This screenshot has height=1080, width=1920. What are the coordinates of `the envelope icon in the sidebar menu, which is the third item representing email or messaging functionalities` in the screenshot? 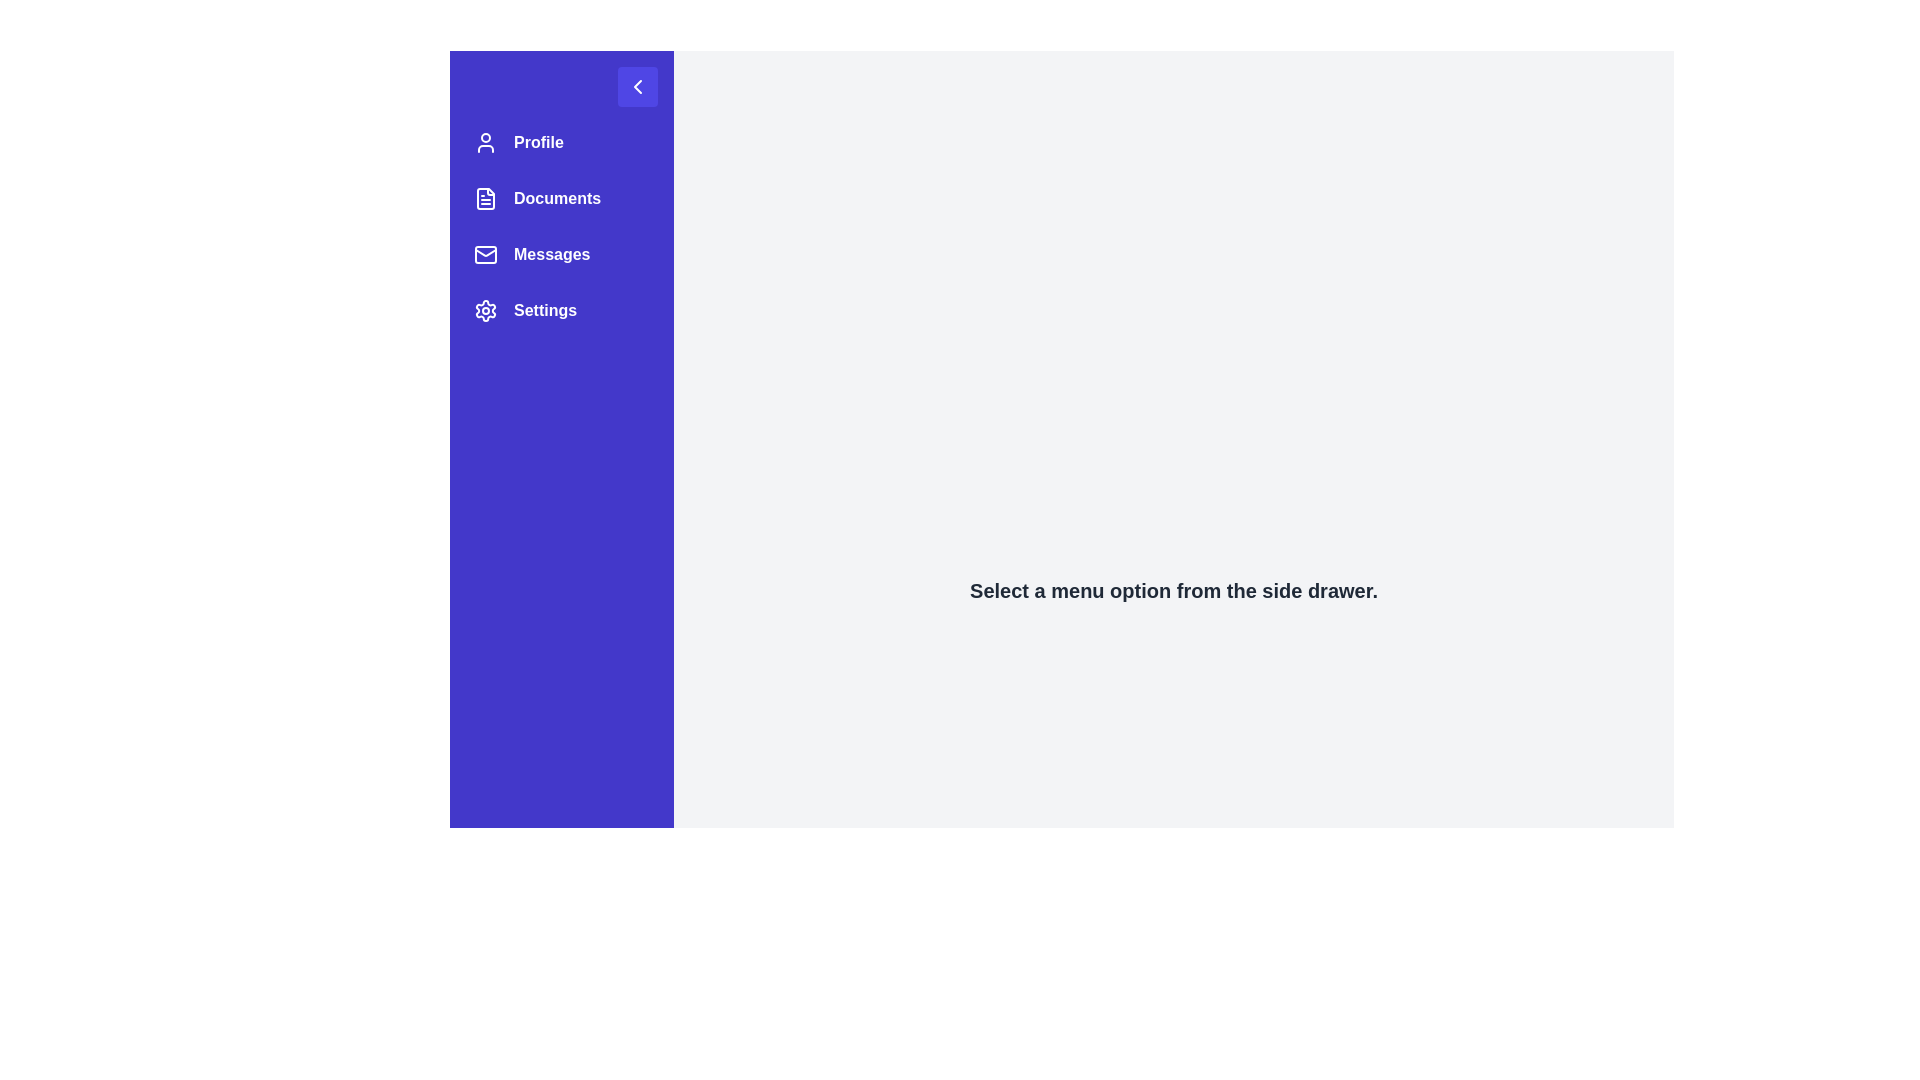 It's located at (485, 250).